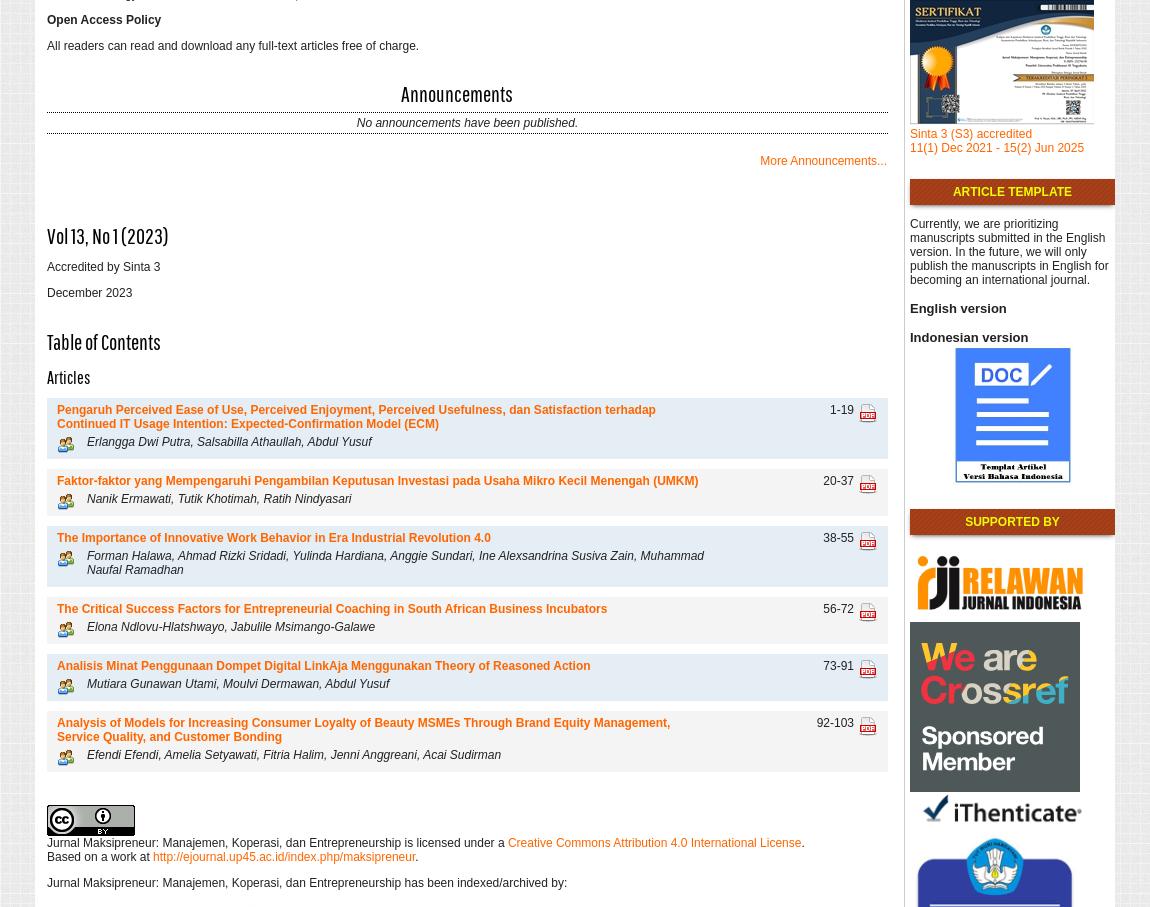 The width and height of the screenshot is (1150, 907). I want to click on 'Forman Halawa,									Ahmad Rizki Sridadi,									Yulinda Hardiana,									Anggie Sundari,									Ine Alexsandrina Susiva Zain,									Muhammad Naufal Ramadhan', so click(395, 561).